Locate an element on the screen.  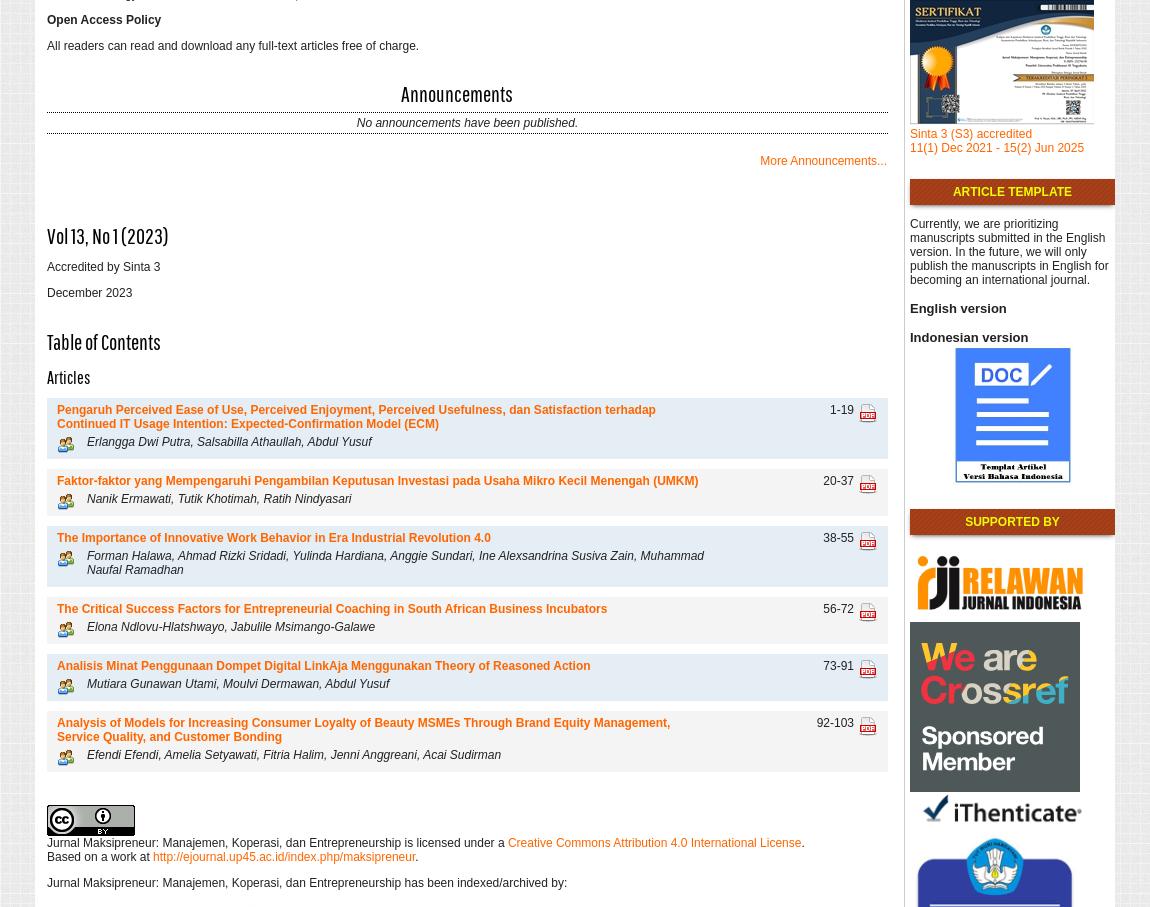
'Jurnal Maksipreneur: Manajemen, Koperasi, dan Entrepreneurship' is located at coordinates (223, 840).